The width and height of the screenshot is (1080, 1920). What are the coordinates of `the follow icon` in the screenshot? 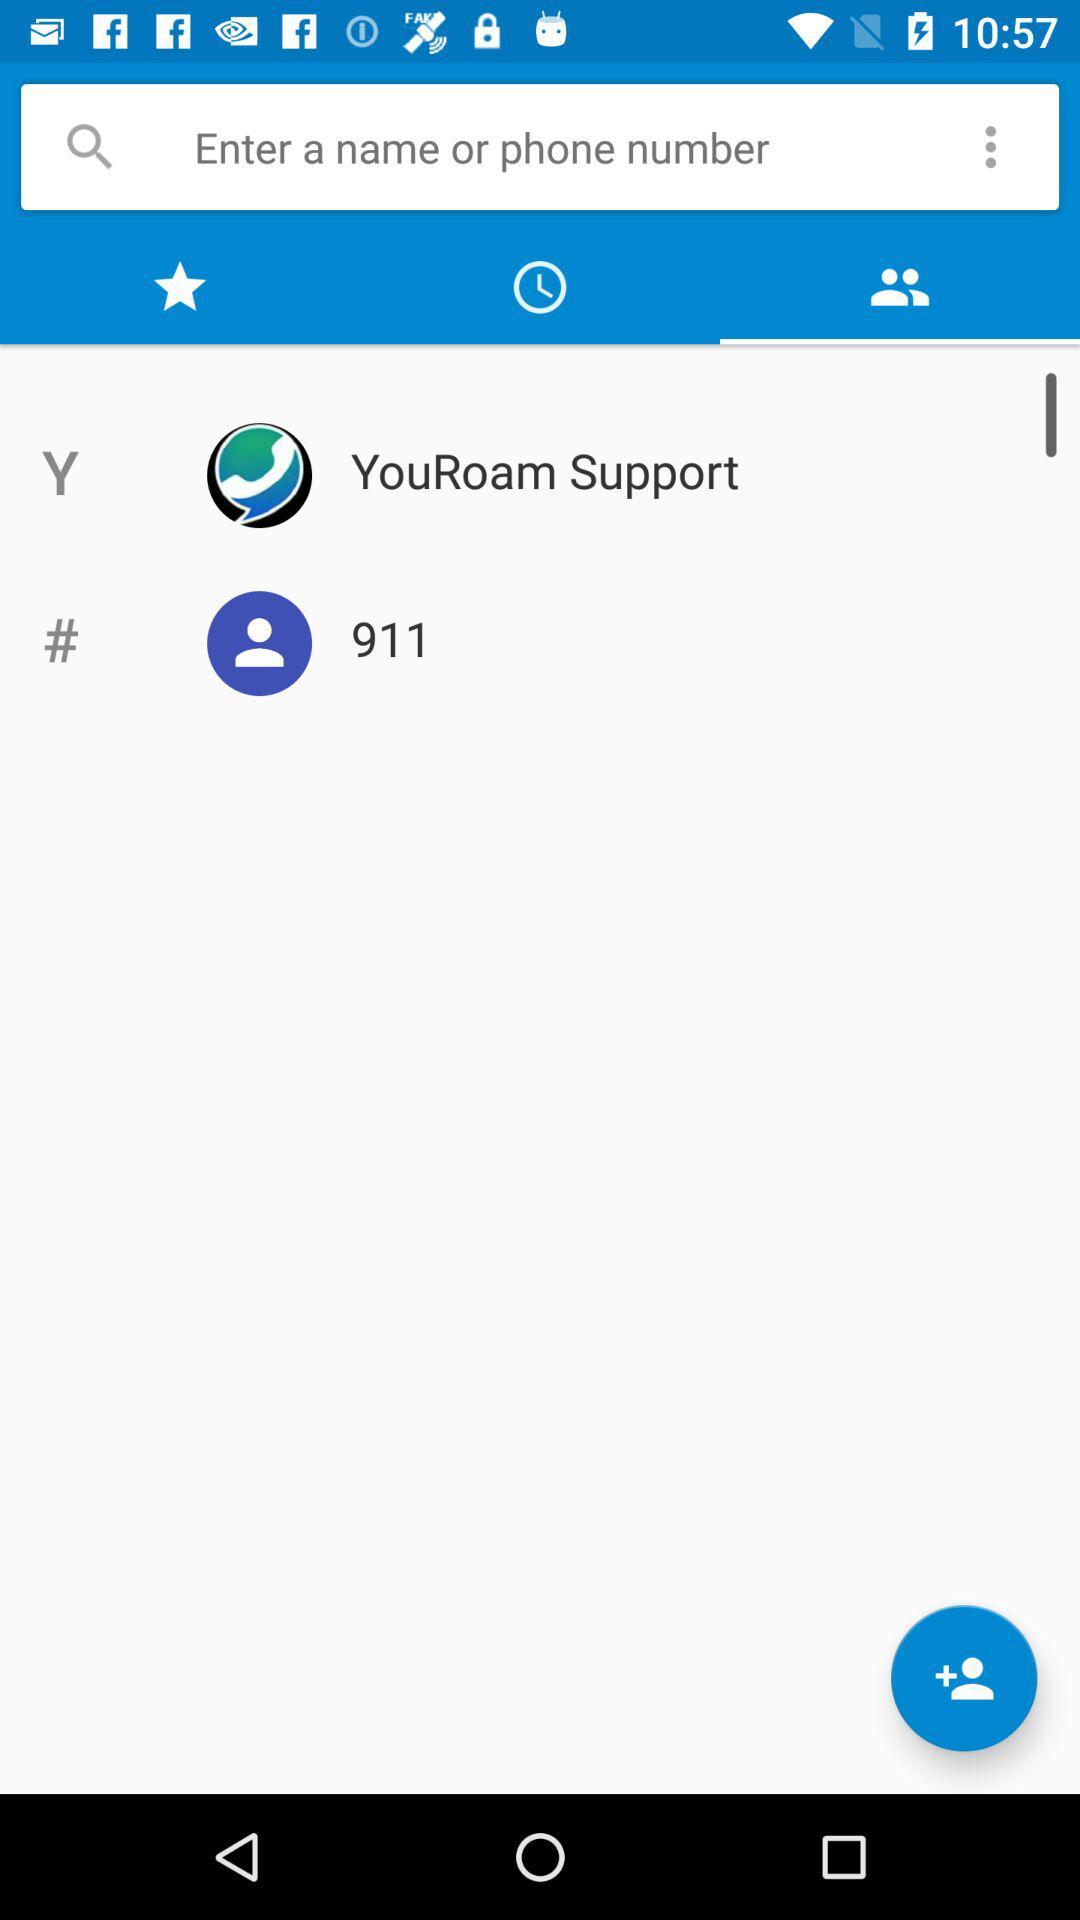 It's located at (963, 1678).